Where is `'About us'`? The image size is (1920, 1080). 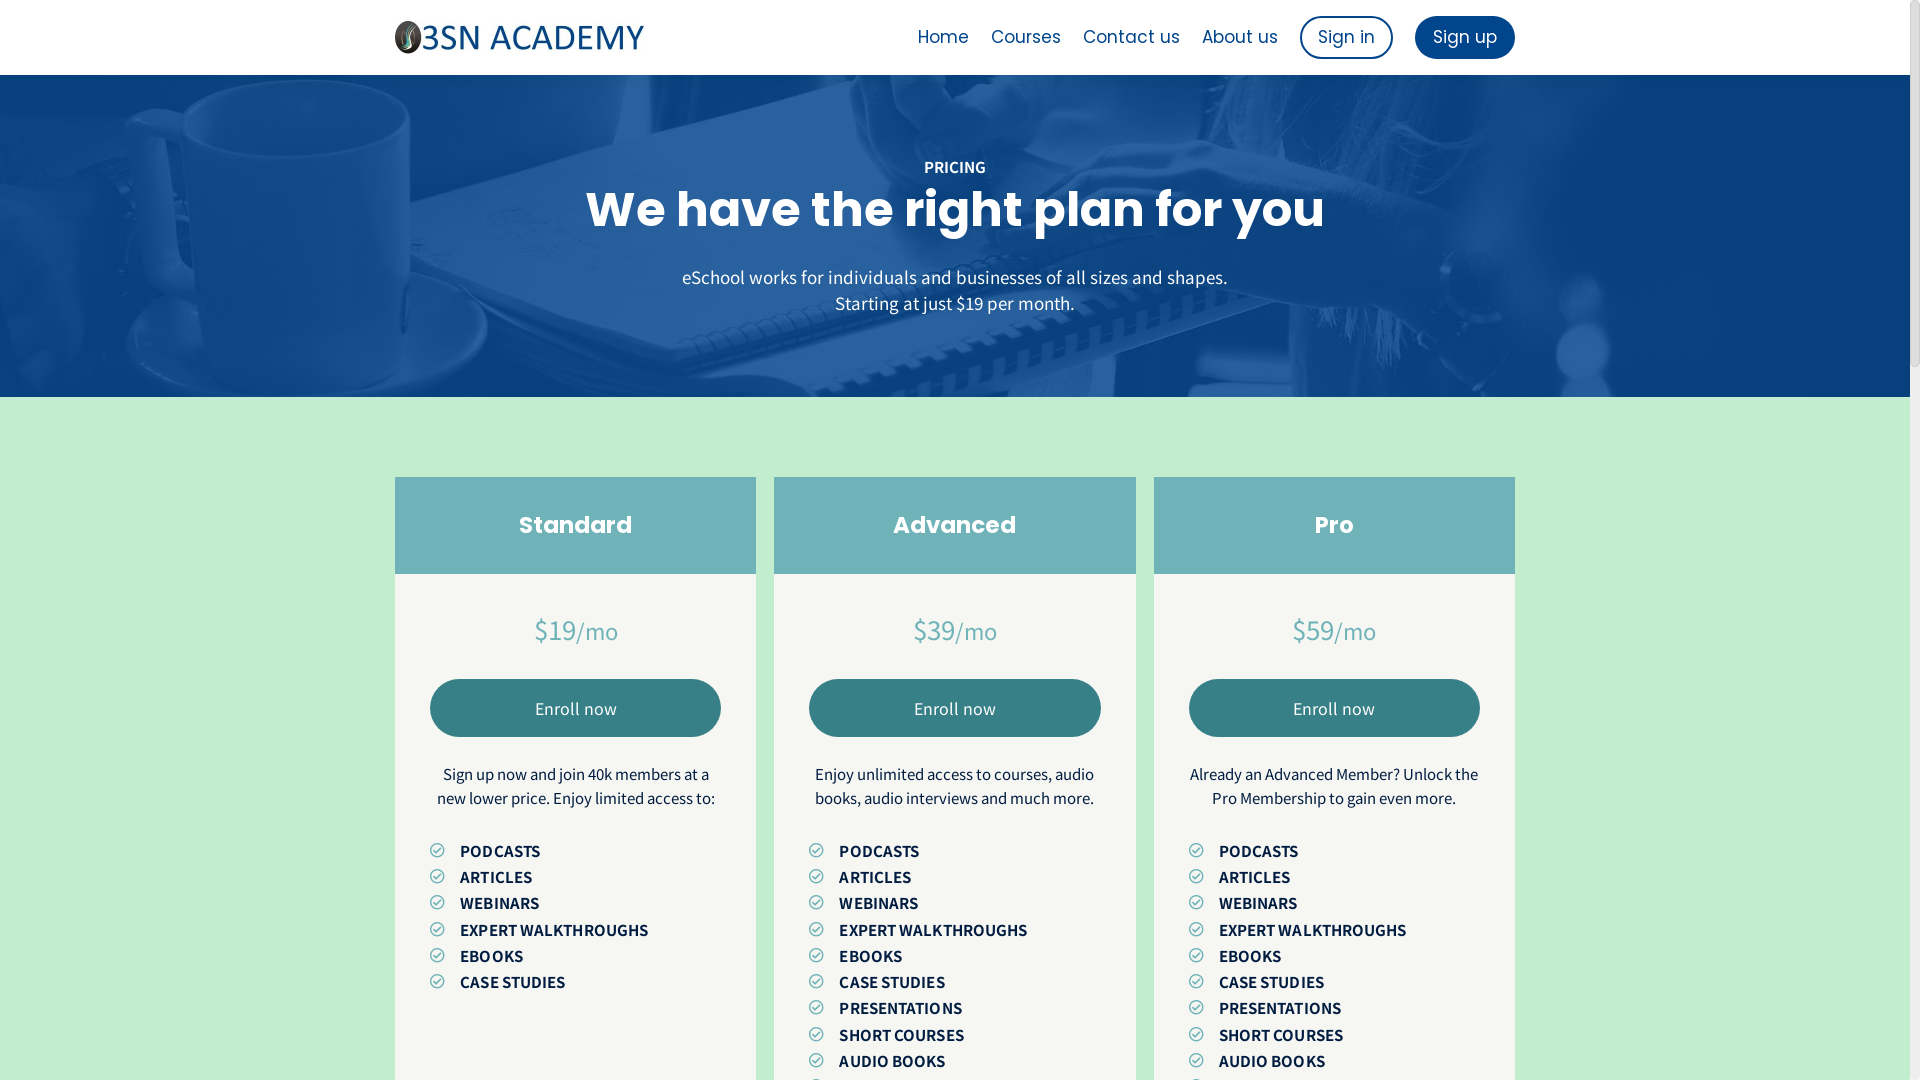 'About us' is located at coordinates (1238, 37).